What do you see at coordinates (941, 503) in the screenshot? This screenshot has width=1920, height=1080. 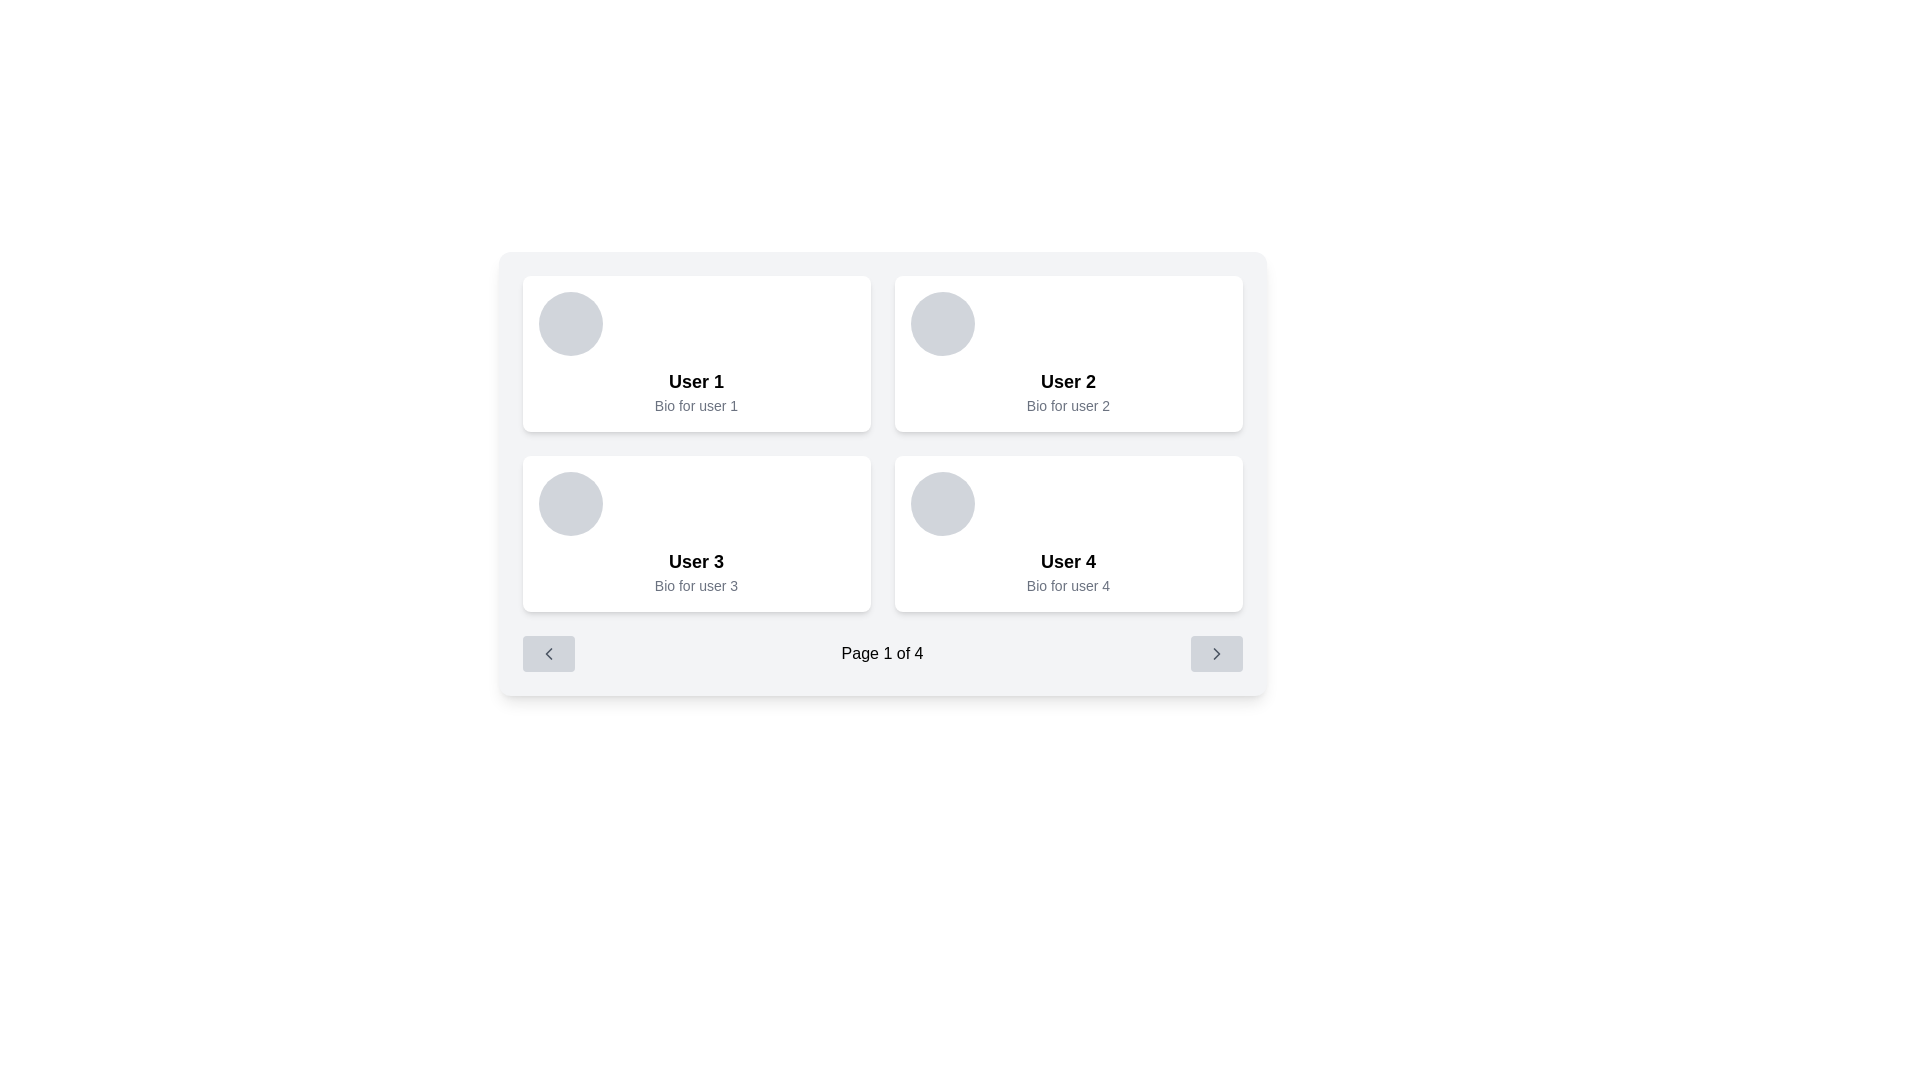 I see `the Circle placeholder for the user profile picture located at the top-left corner of the user profile card` at bounding box center [941, 503].